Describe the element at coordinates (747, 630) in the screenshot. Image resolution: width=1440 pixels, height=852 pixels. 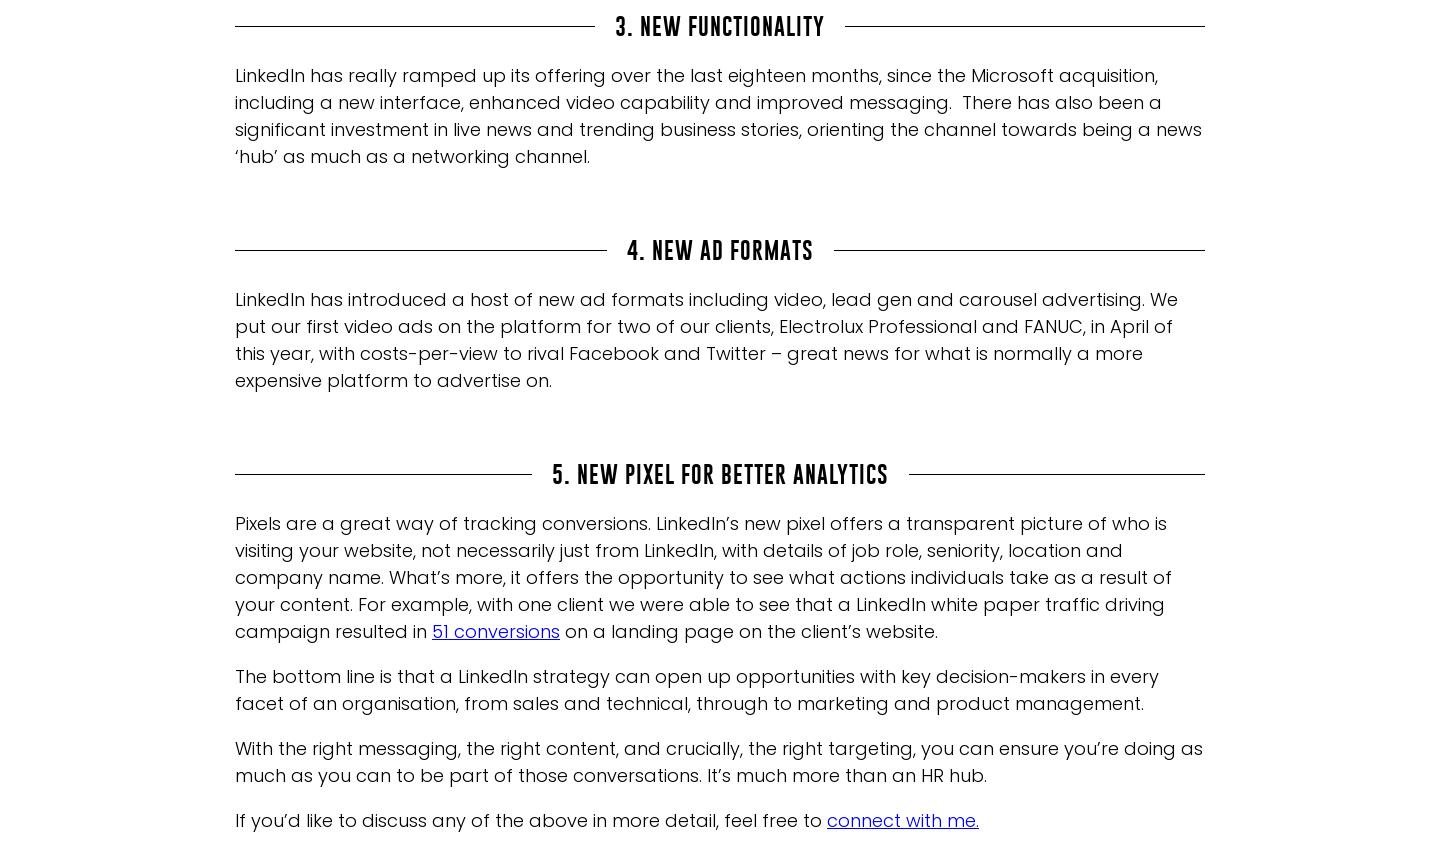
I see `'on a landing page on the client’s website.'` at that location.